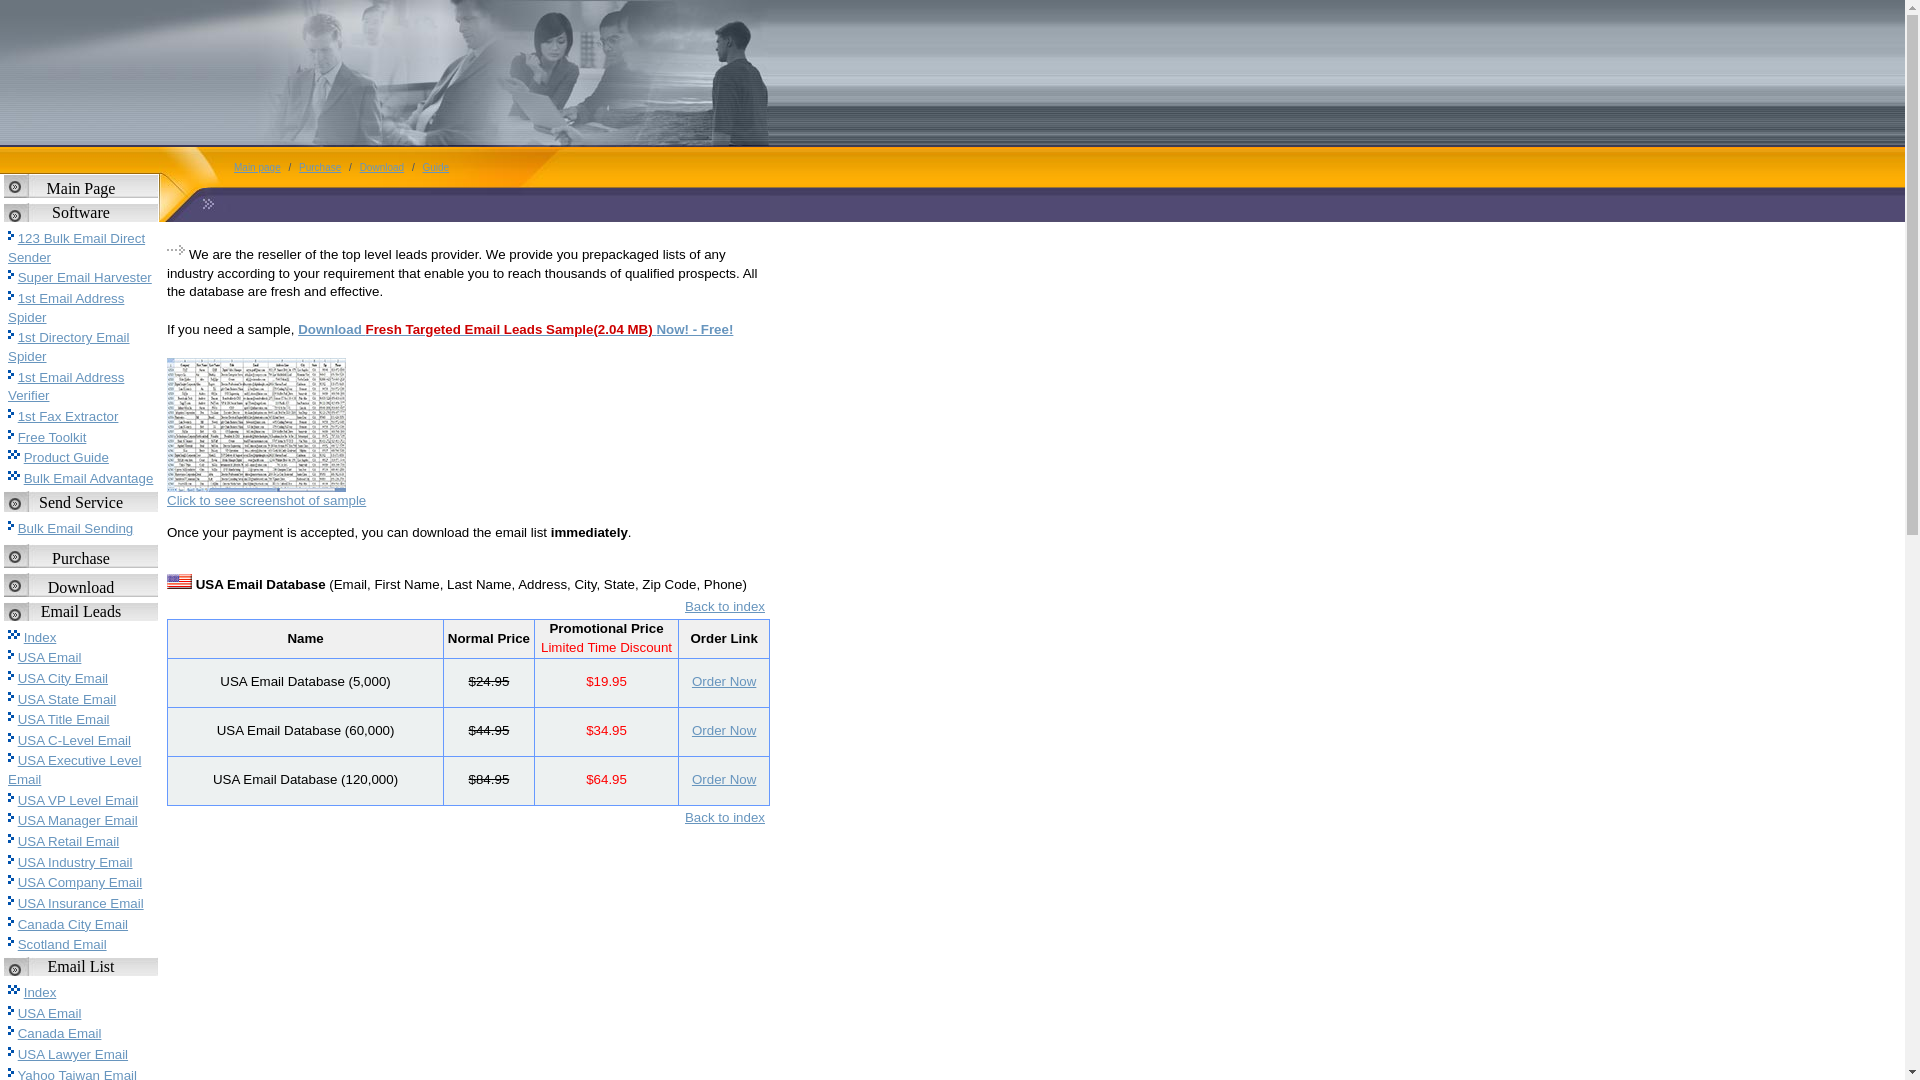  Describe the element at coordinates (320, 166) in the screenshot. I see `'Purchase'` at that location.